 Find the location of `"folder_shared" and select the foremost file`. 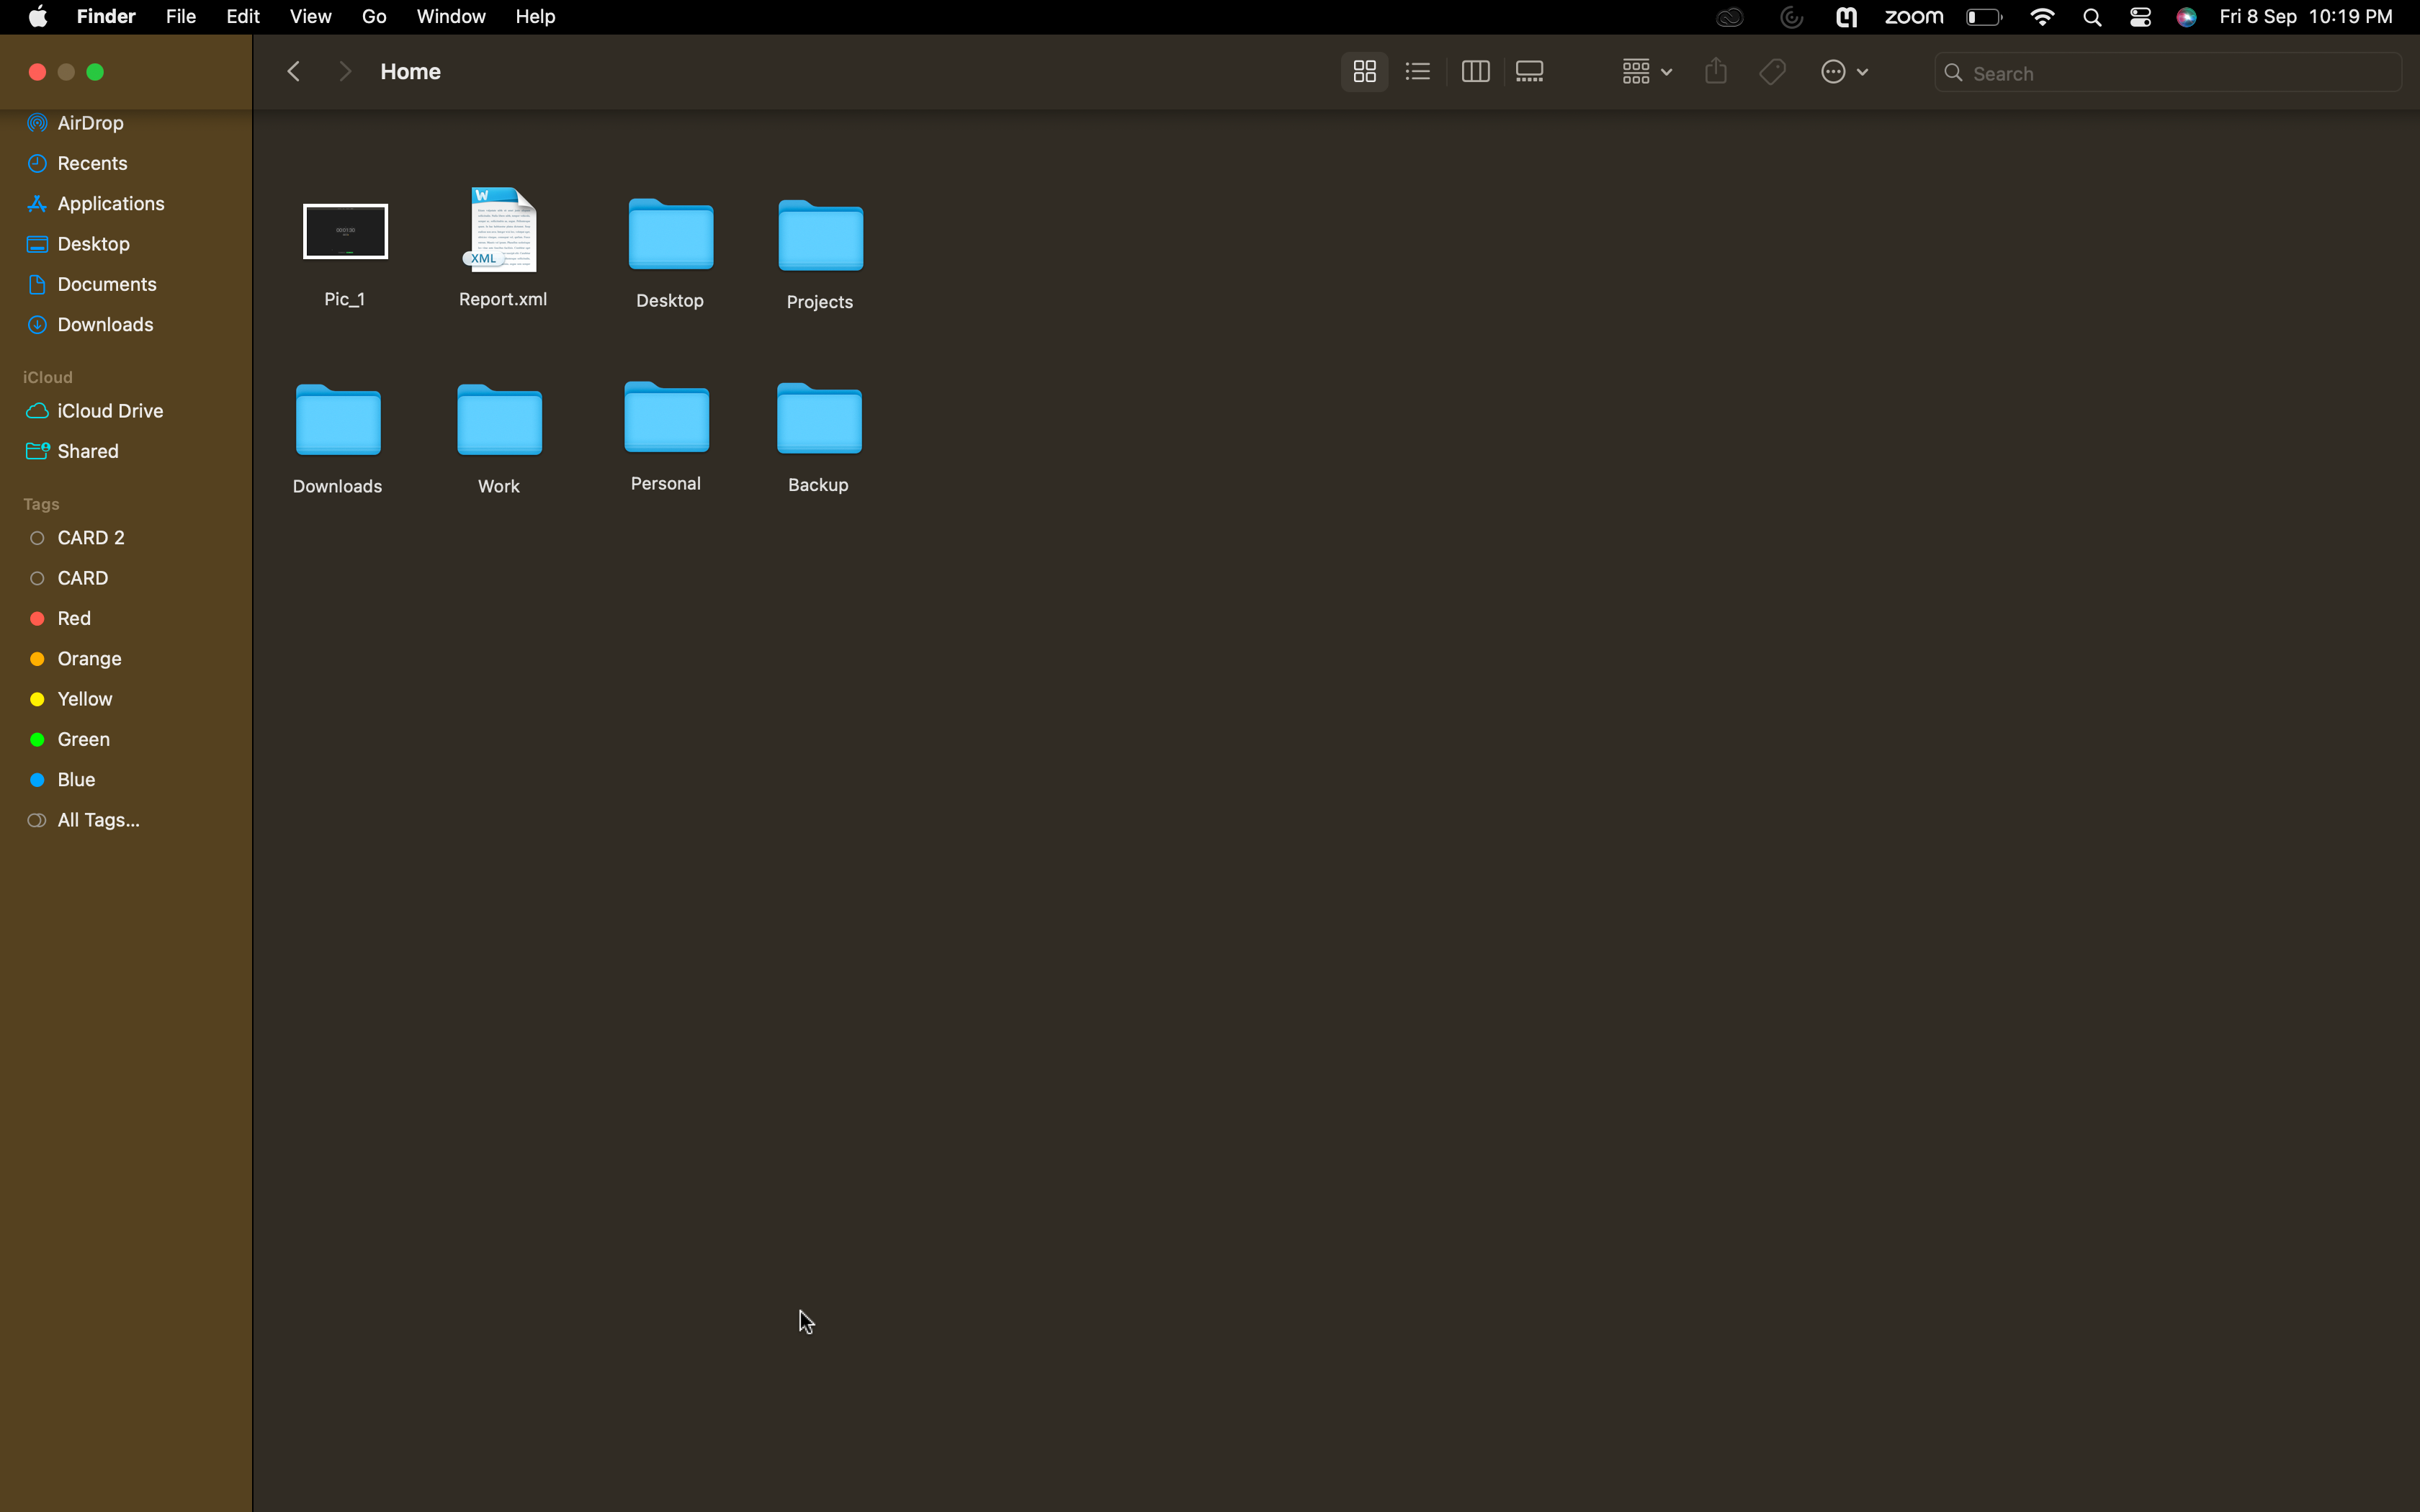

"folder_shared" and select the foremost file is located at coordinates (117, 448).